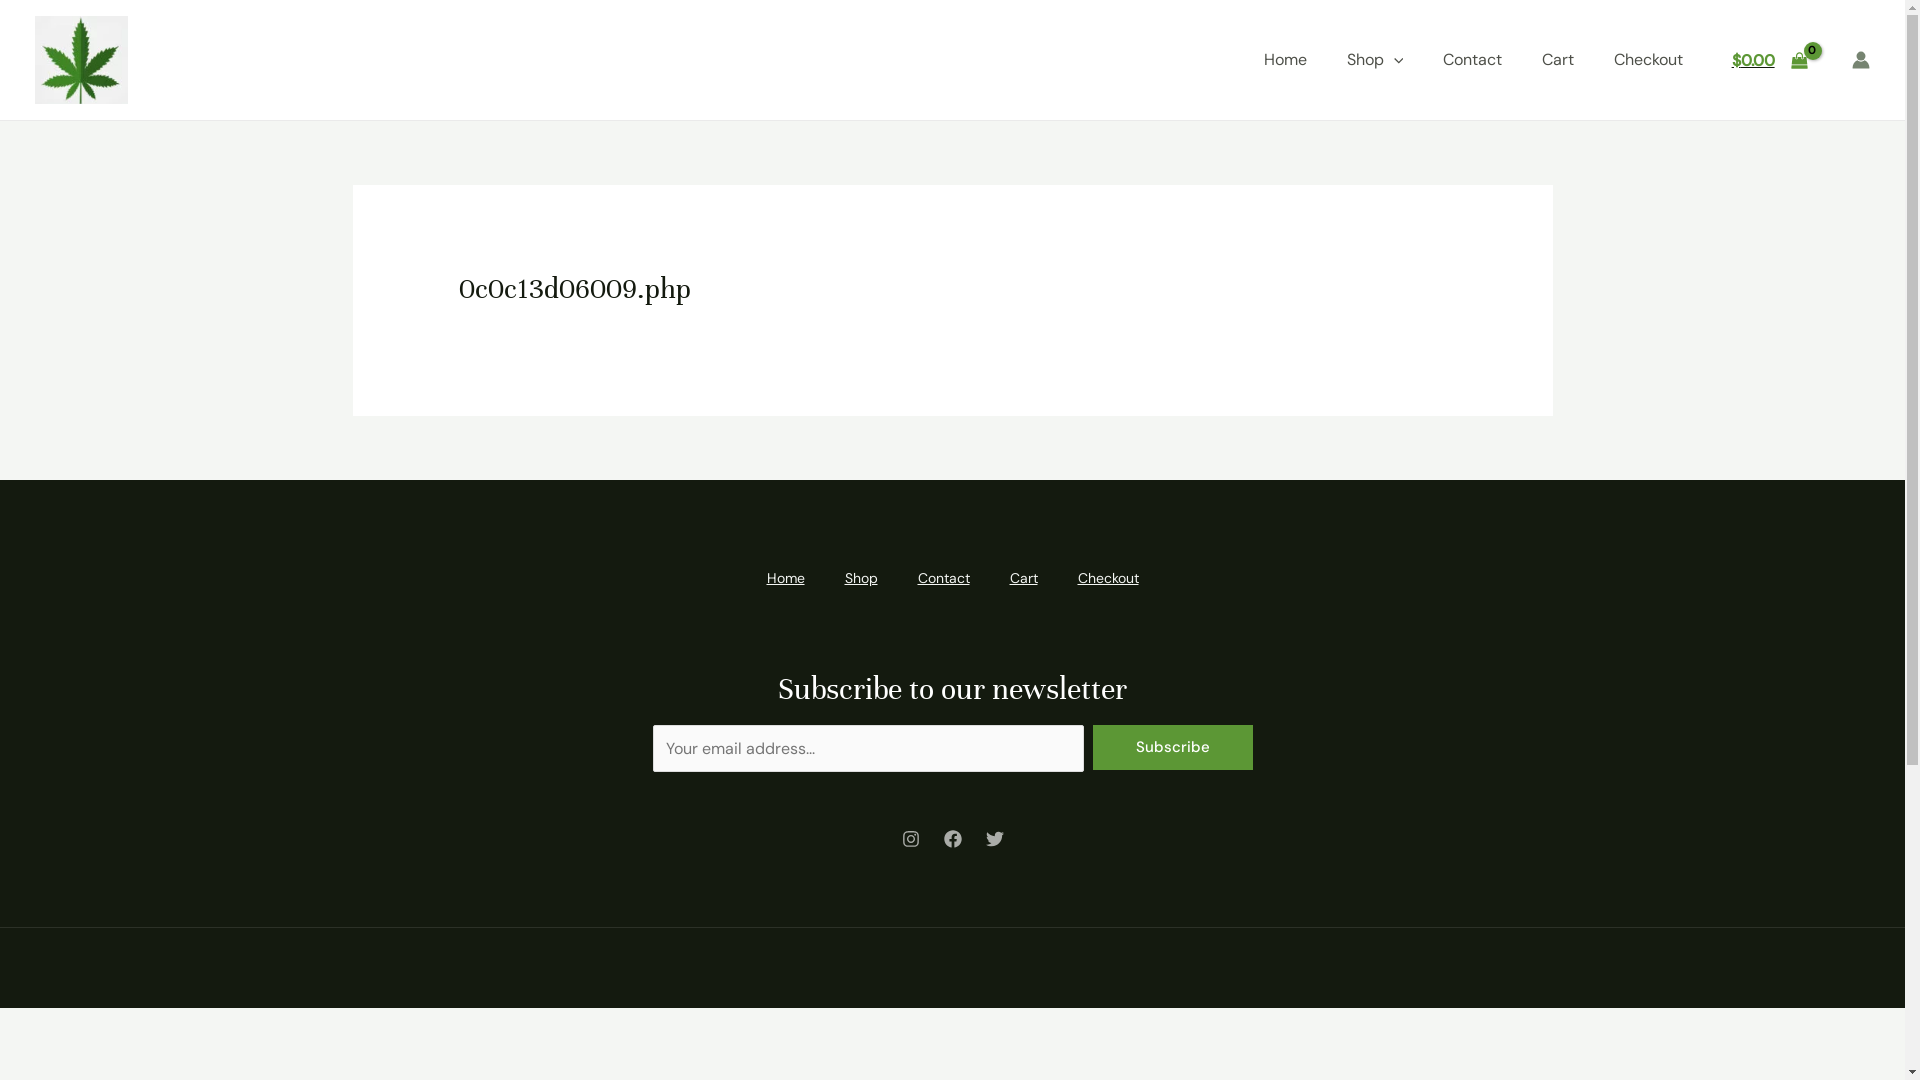 Image resolution: width=1920 pixels, height=1080 pixels. Describe the element at coordinates (1107, 578) in the screenshot. I see `'Checkout'` at that location.